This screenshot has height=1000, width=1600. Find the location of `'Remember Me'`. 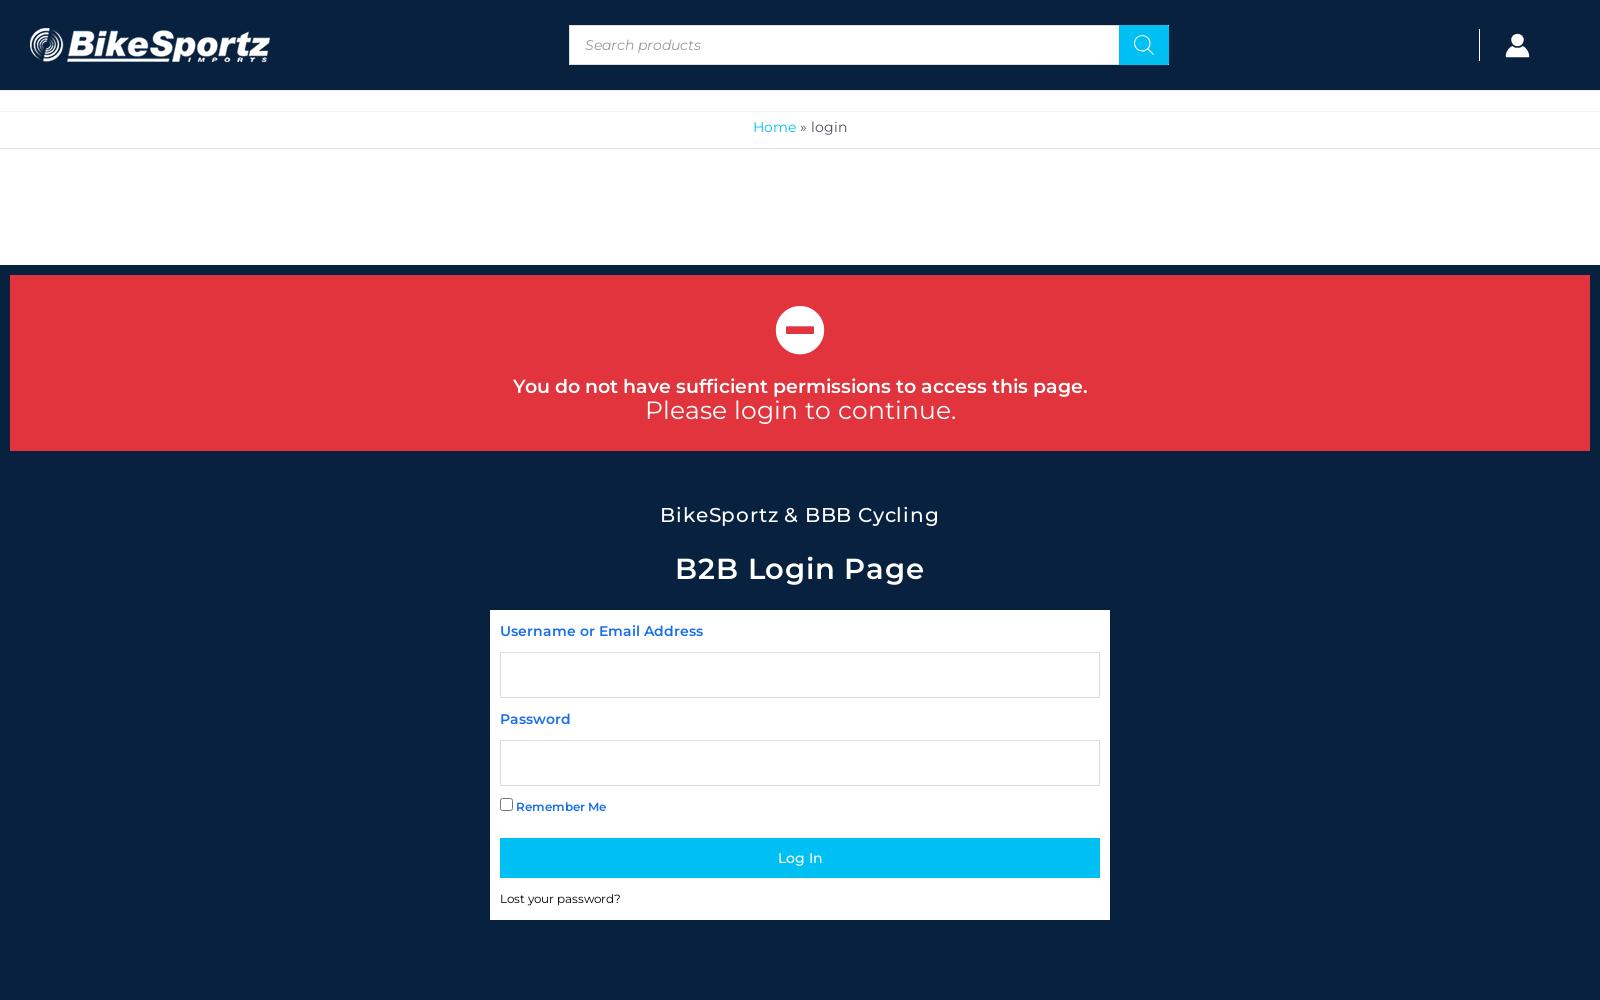

'Remember Me' is located at coordinates (558, 805).